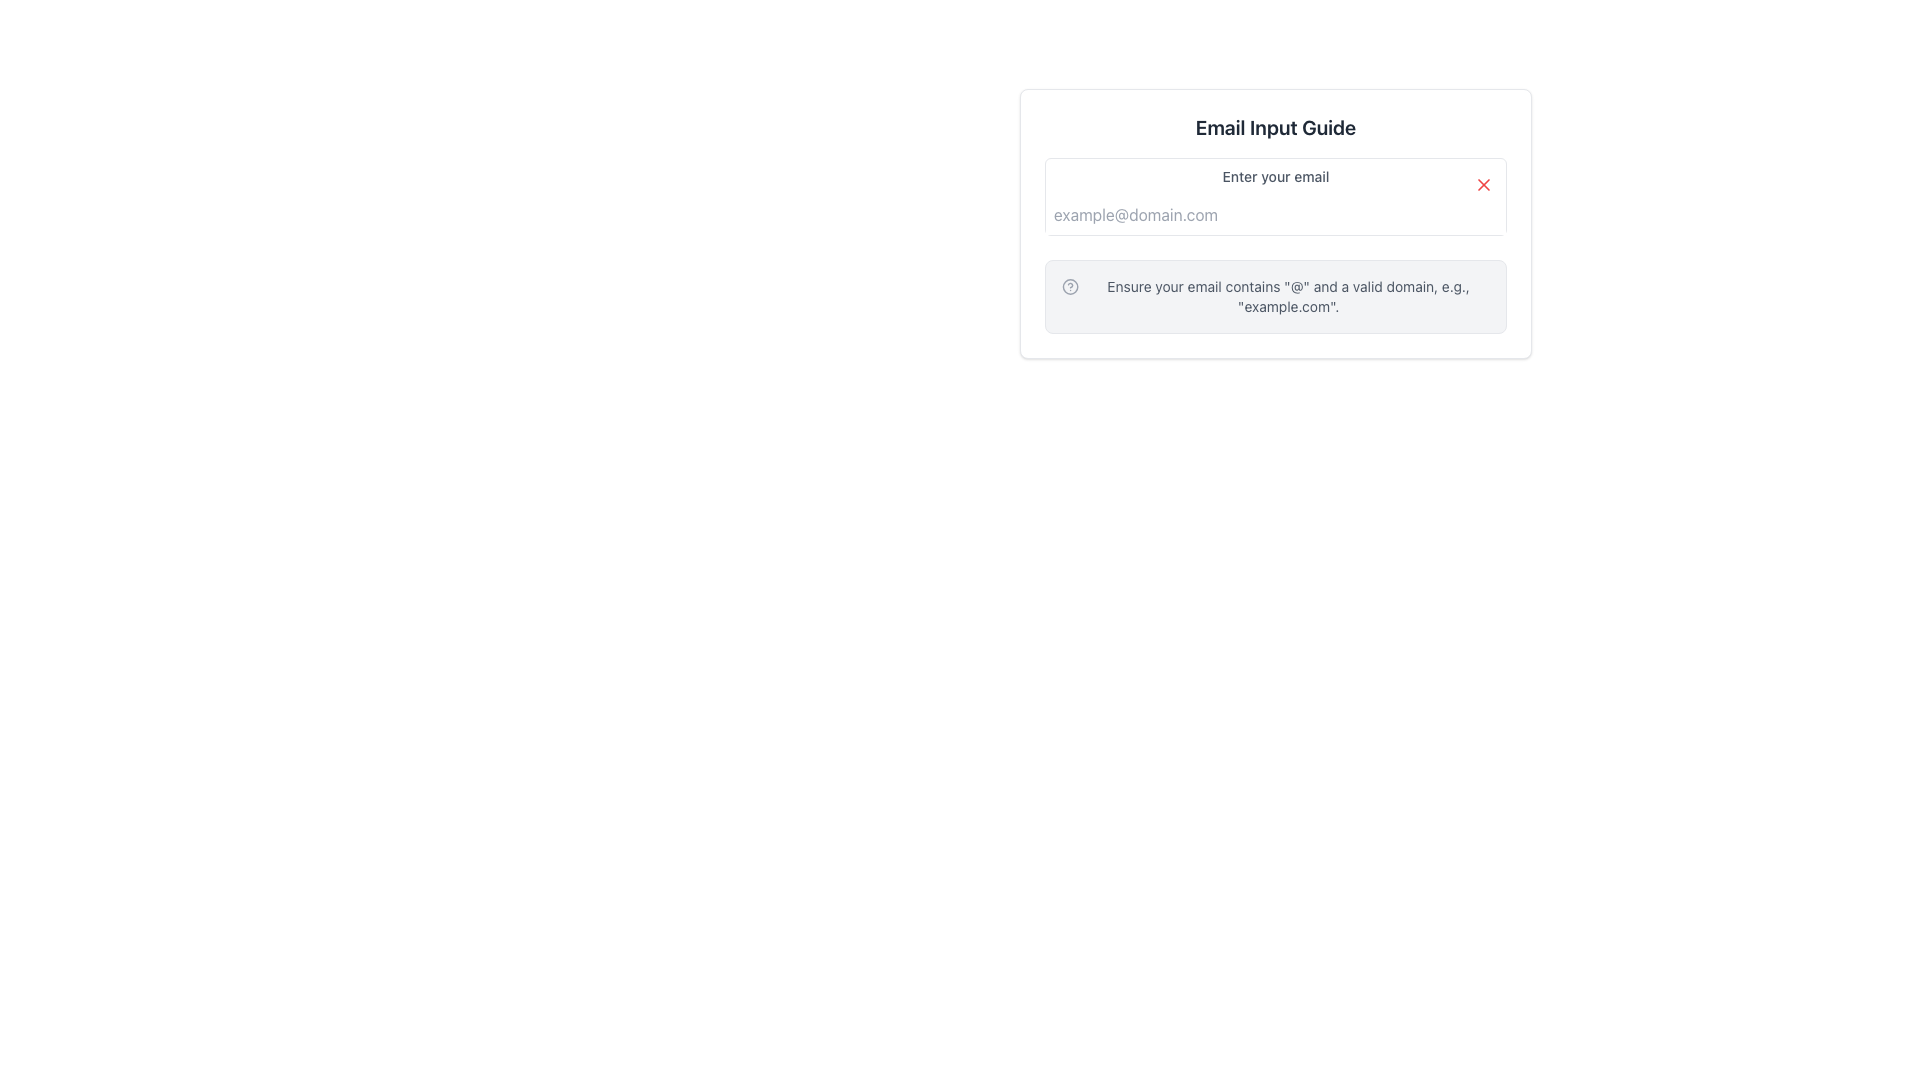  Describe the element at coordinates (1069, 286) in the screenshot. I see `the SVG element that serves as part of a visual symbol, specifically the exterior outline of a circular design, located near the bottom of an email input form` at that location.